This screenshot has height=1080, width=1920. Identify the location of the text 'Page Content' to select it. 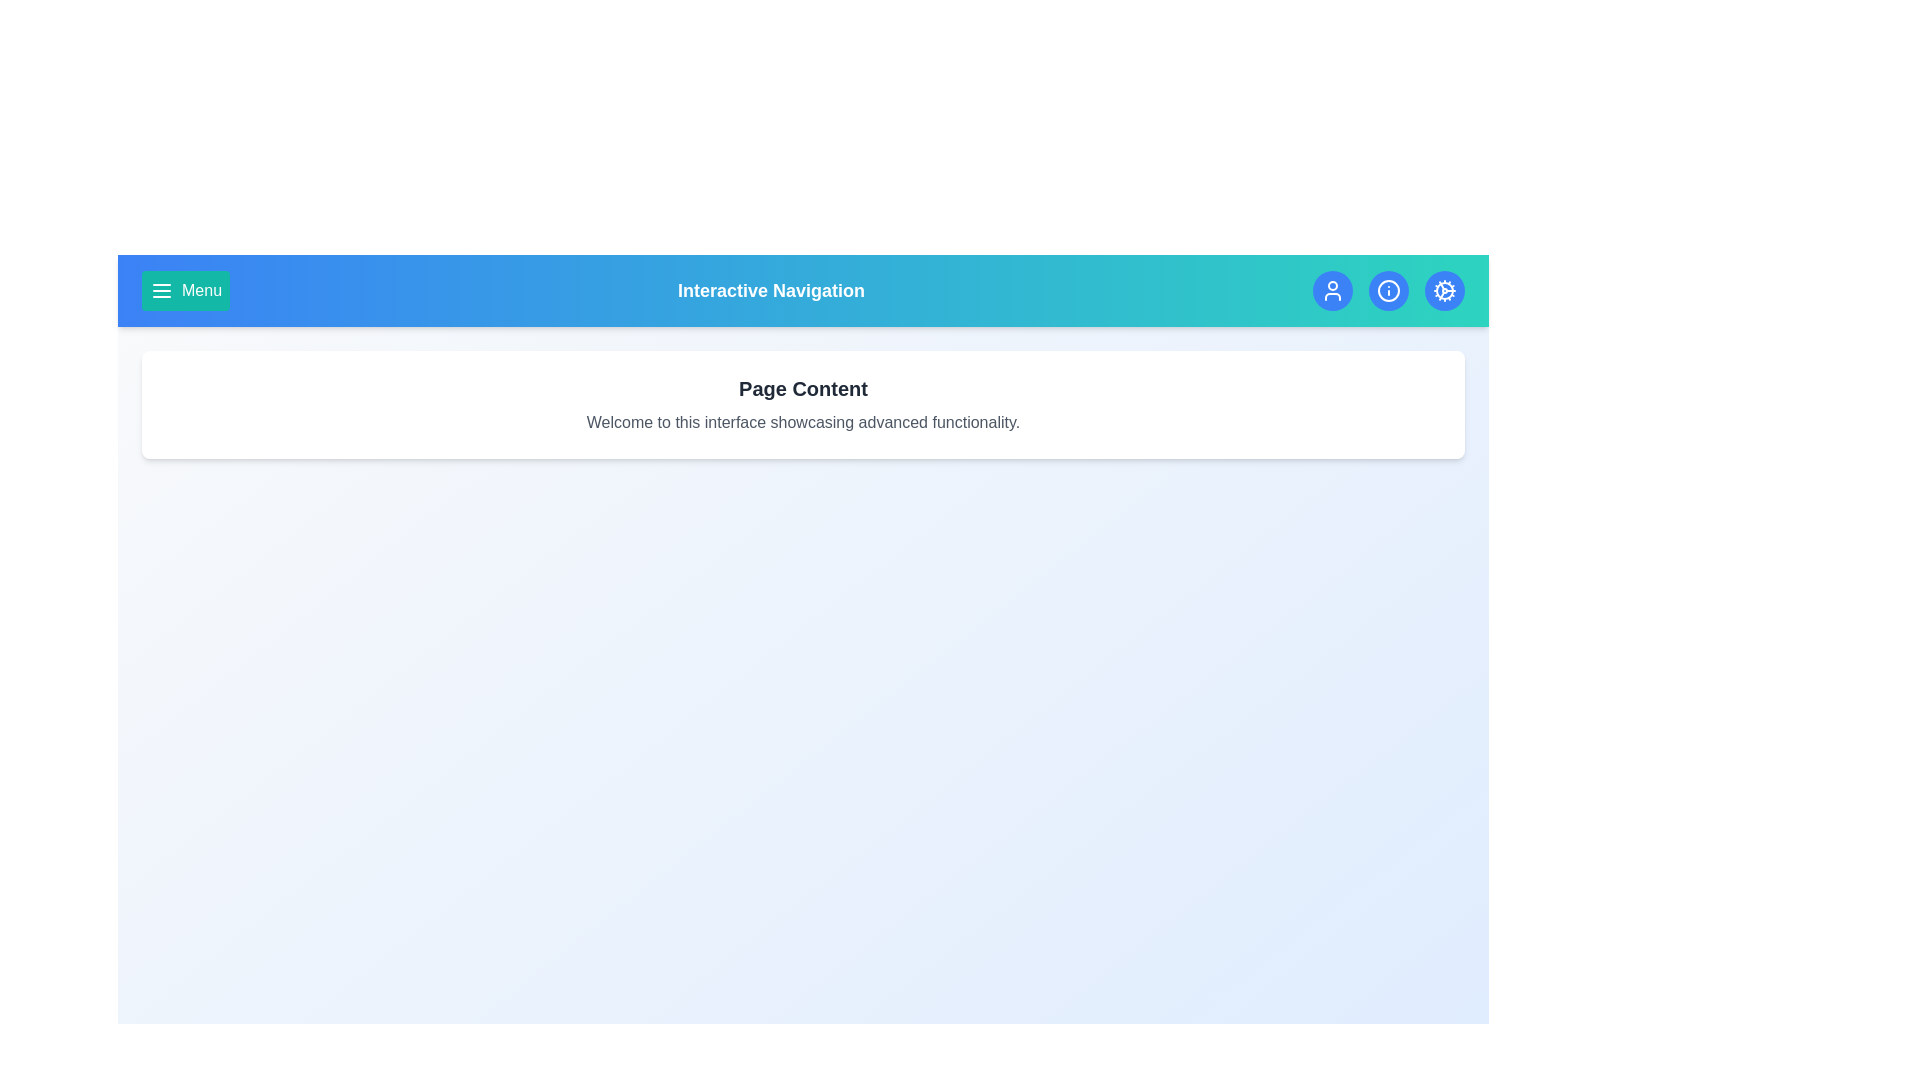
(803, 389).